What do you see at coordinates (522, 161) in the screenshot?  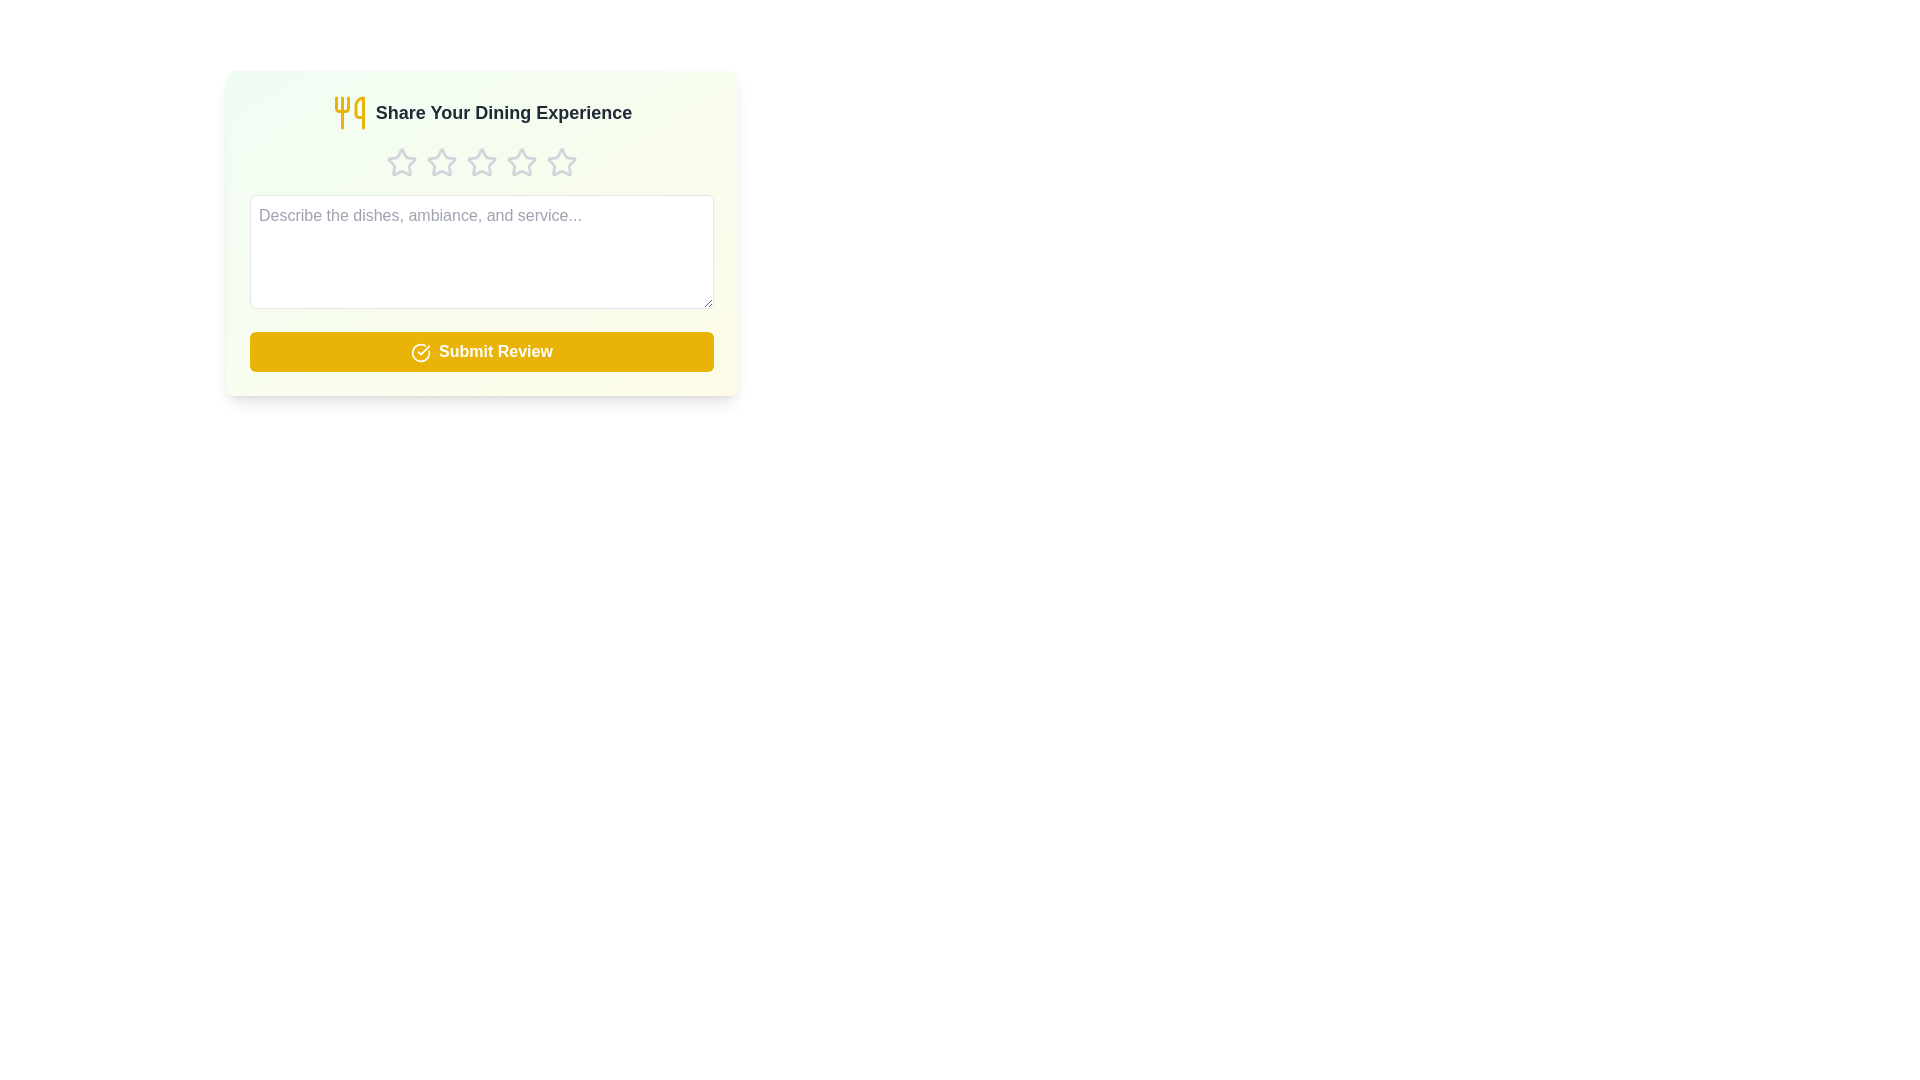 I see `the star corresponding to 4 stars to set the rating` at bounding box center [522, 161].